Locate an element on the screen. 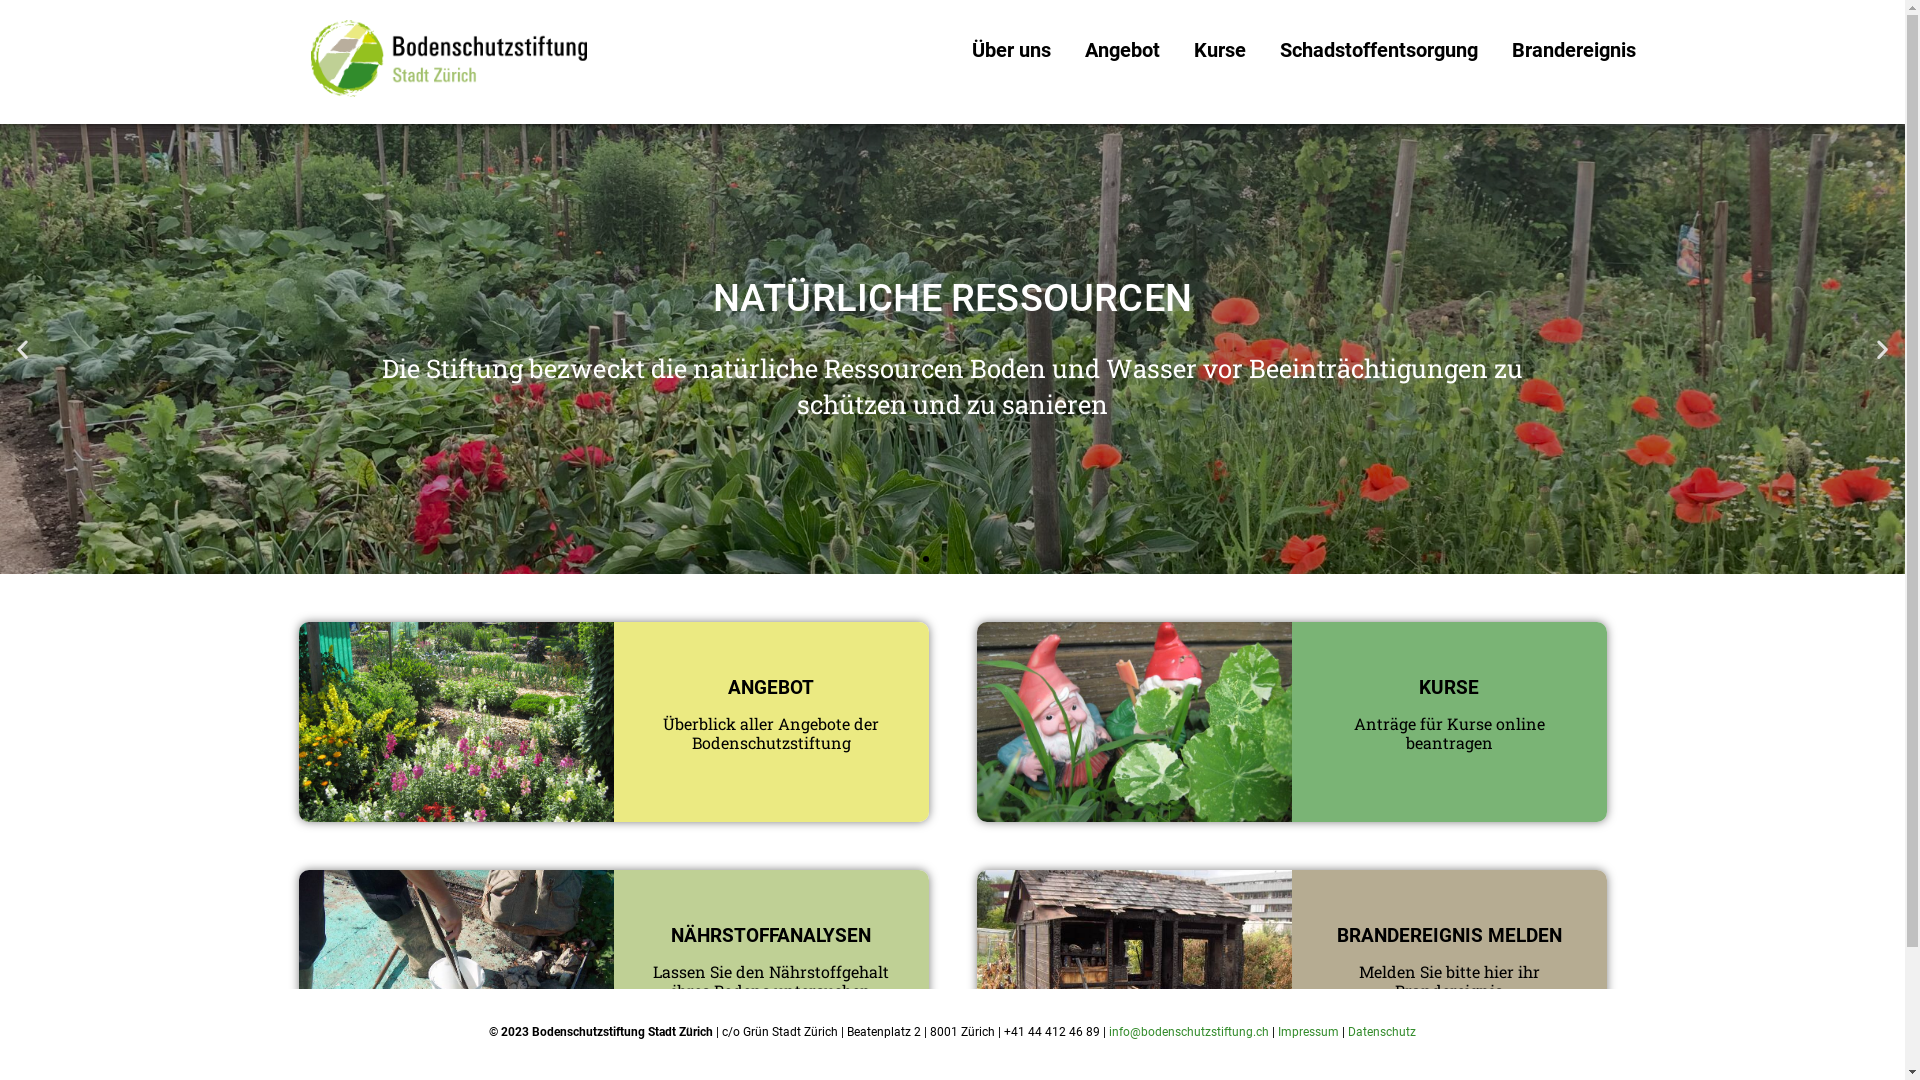 This screenshot has width=1920, height=1080. 'Kurse' is located at coordinates (1218, 49).